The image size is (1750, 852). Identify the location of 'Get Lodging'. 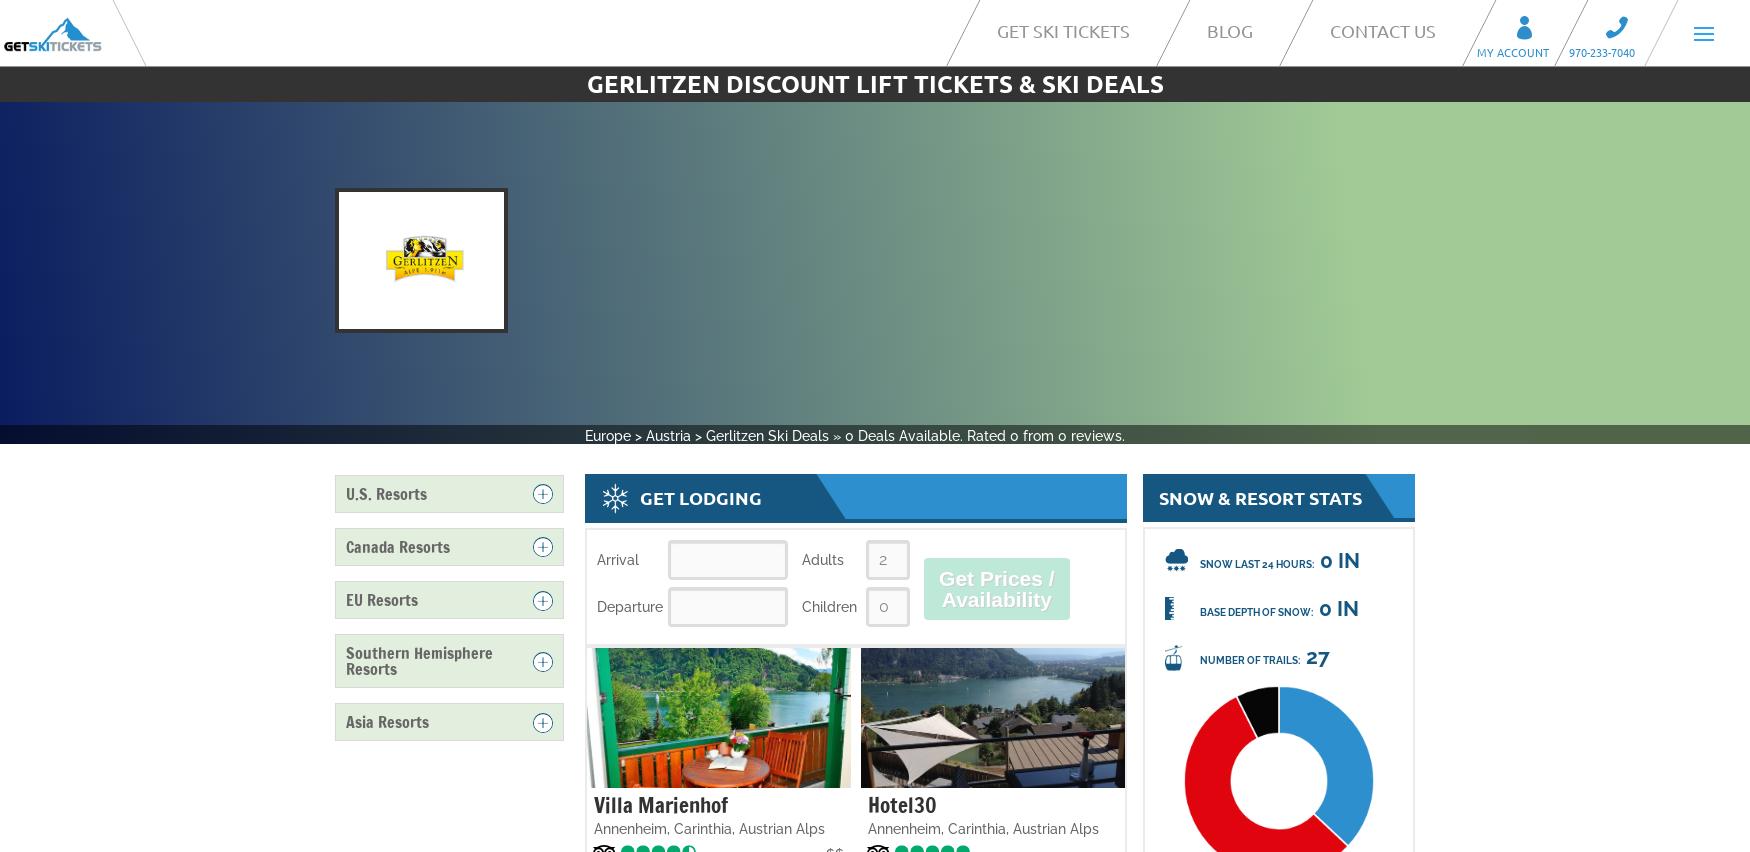
(701, 496).